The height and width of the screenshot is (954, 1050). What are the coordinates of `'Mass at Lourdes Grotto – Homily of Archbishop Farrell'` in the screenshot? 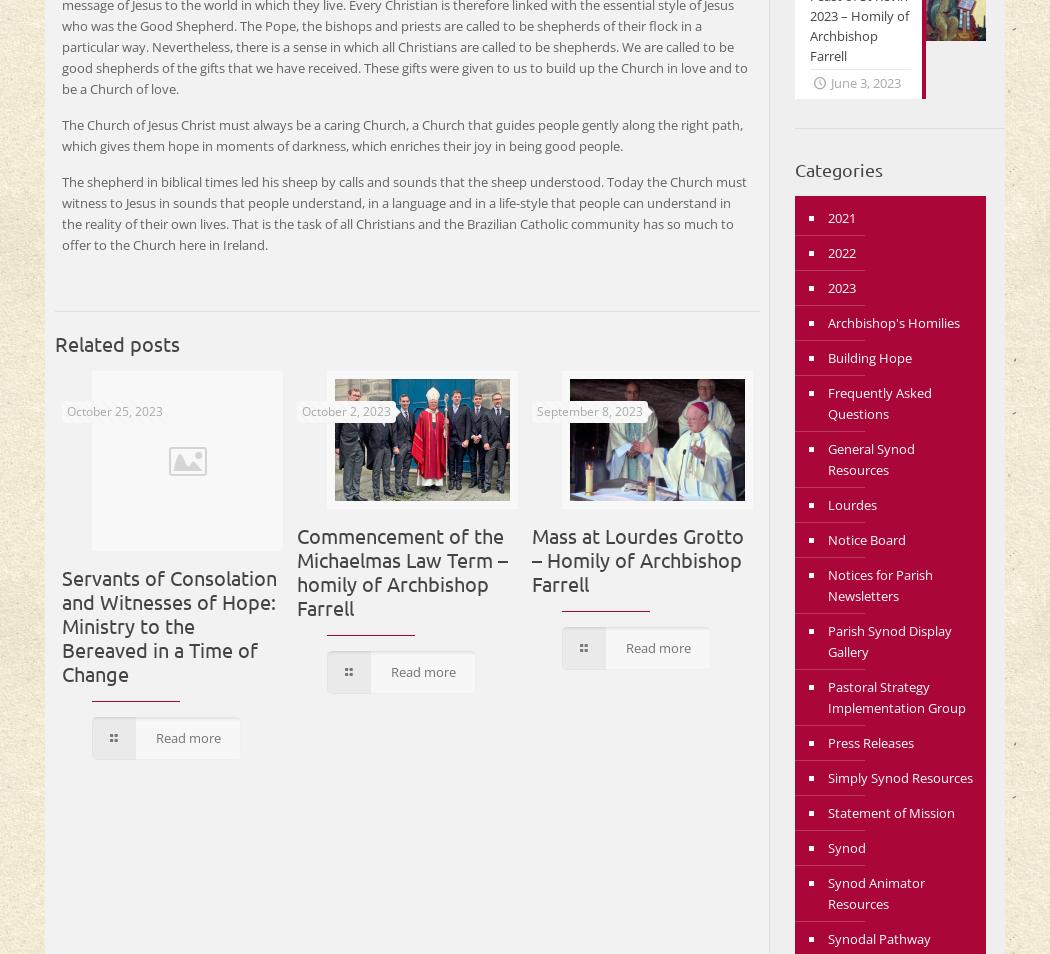 It's located at (637, 557).